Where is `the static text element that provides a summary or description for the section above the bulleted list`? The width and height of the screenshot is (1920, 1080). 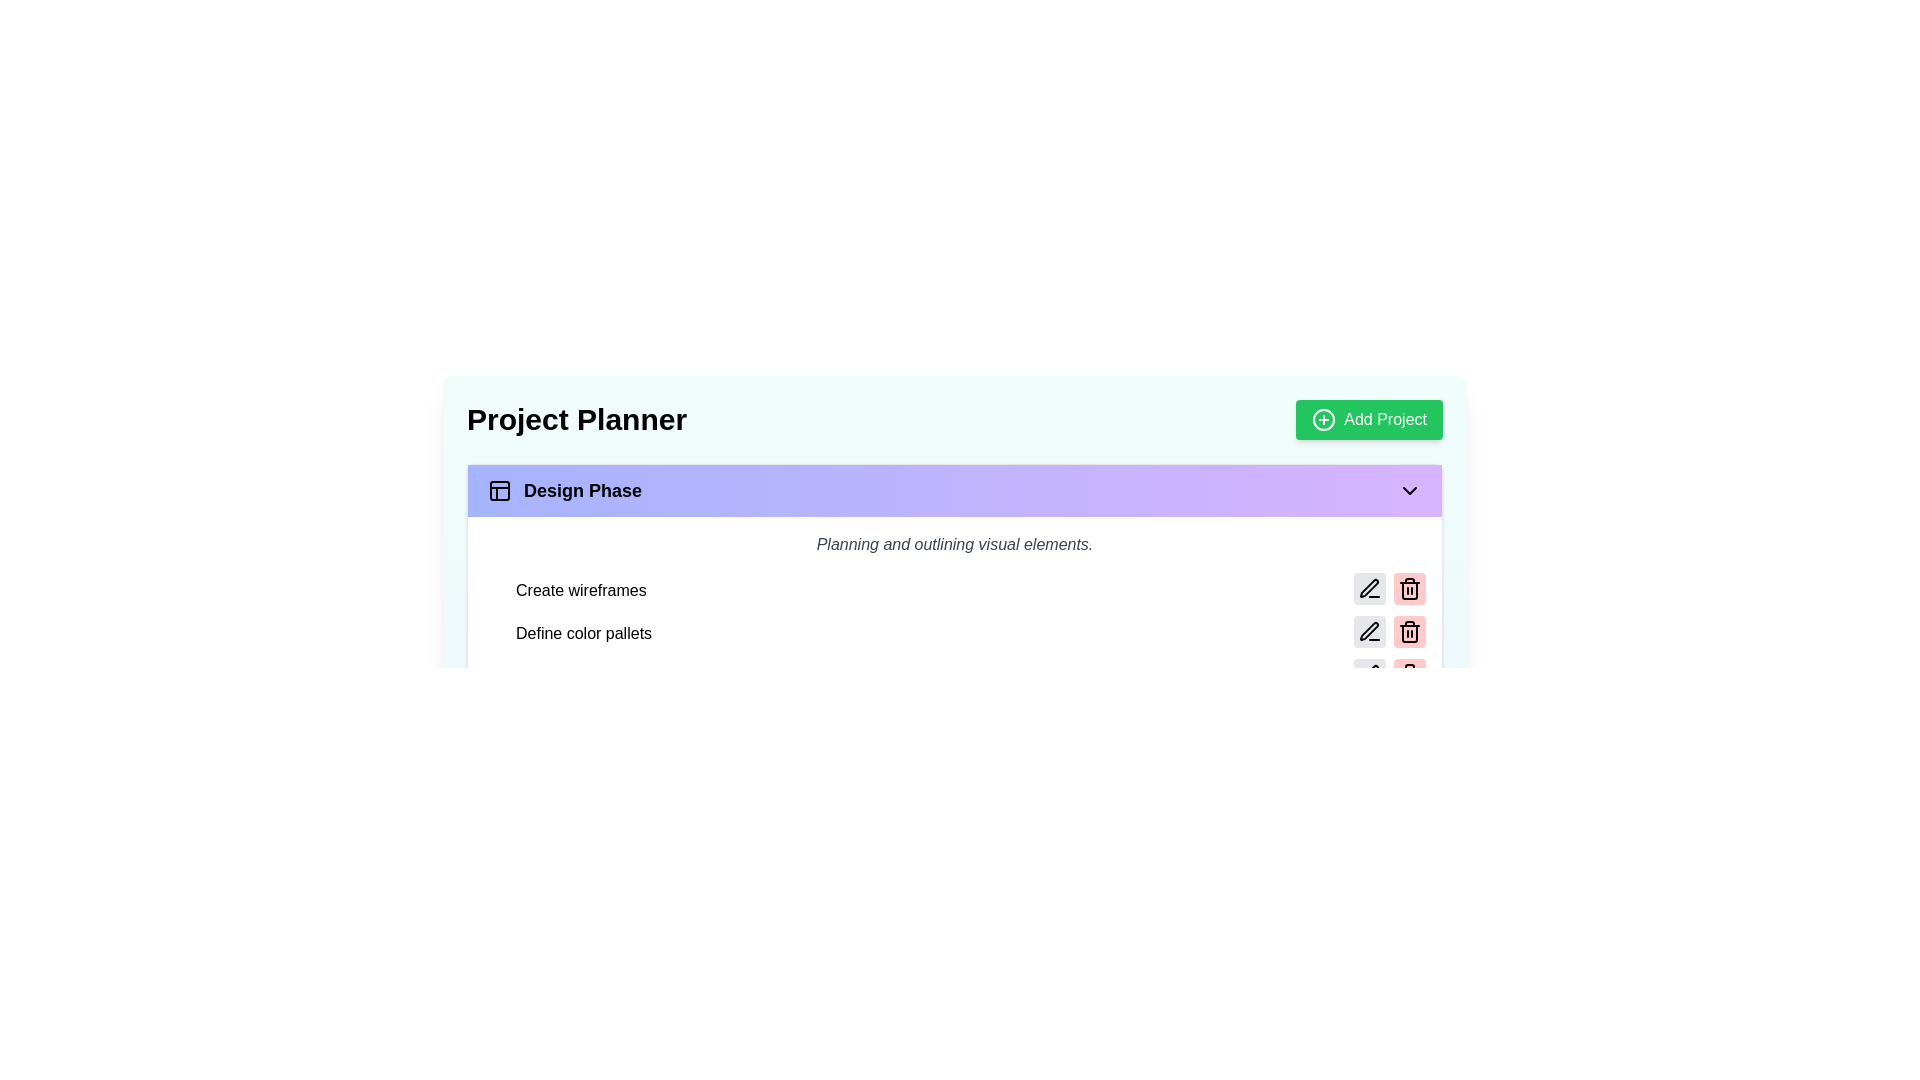 the static text element that provides a summary or description for the section above the bulleted list is located at coordinates (954, 544).